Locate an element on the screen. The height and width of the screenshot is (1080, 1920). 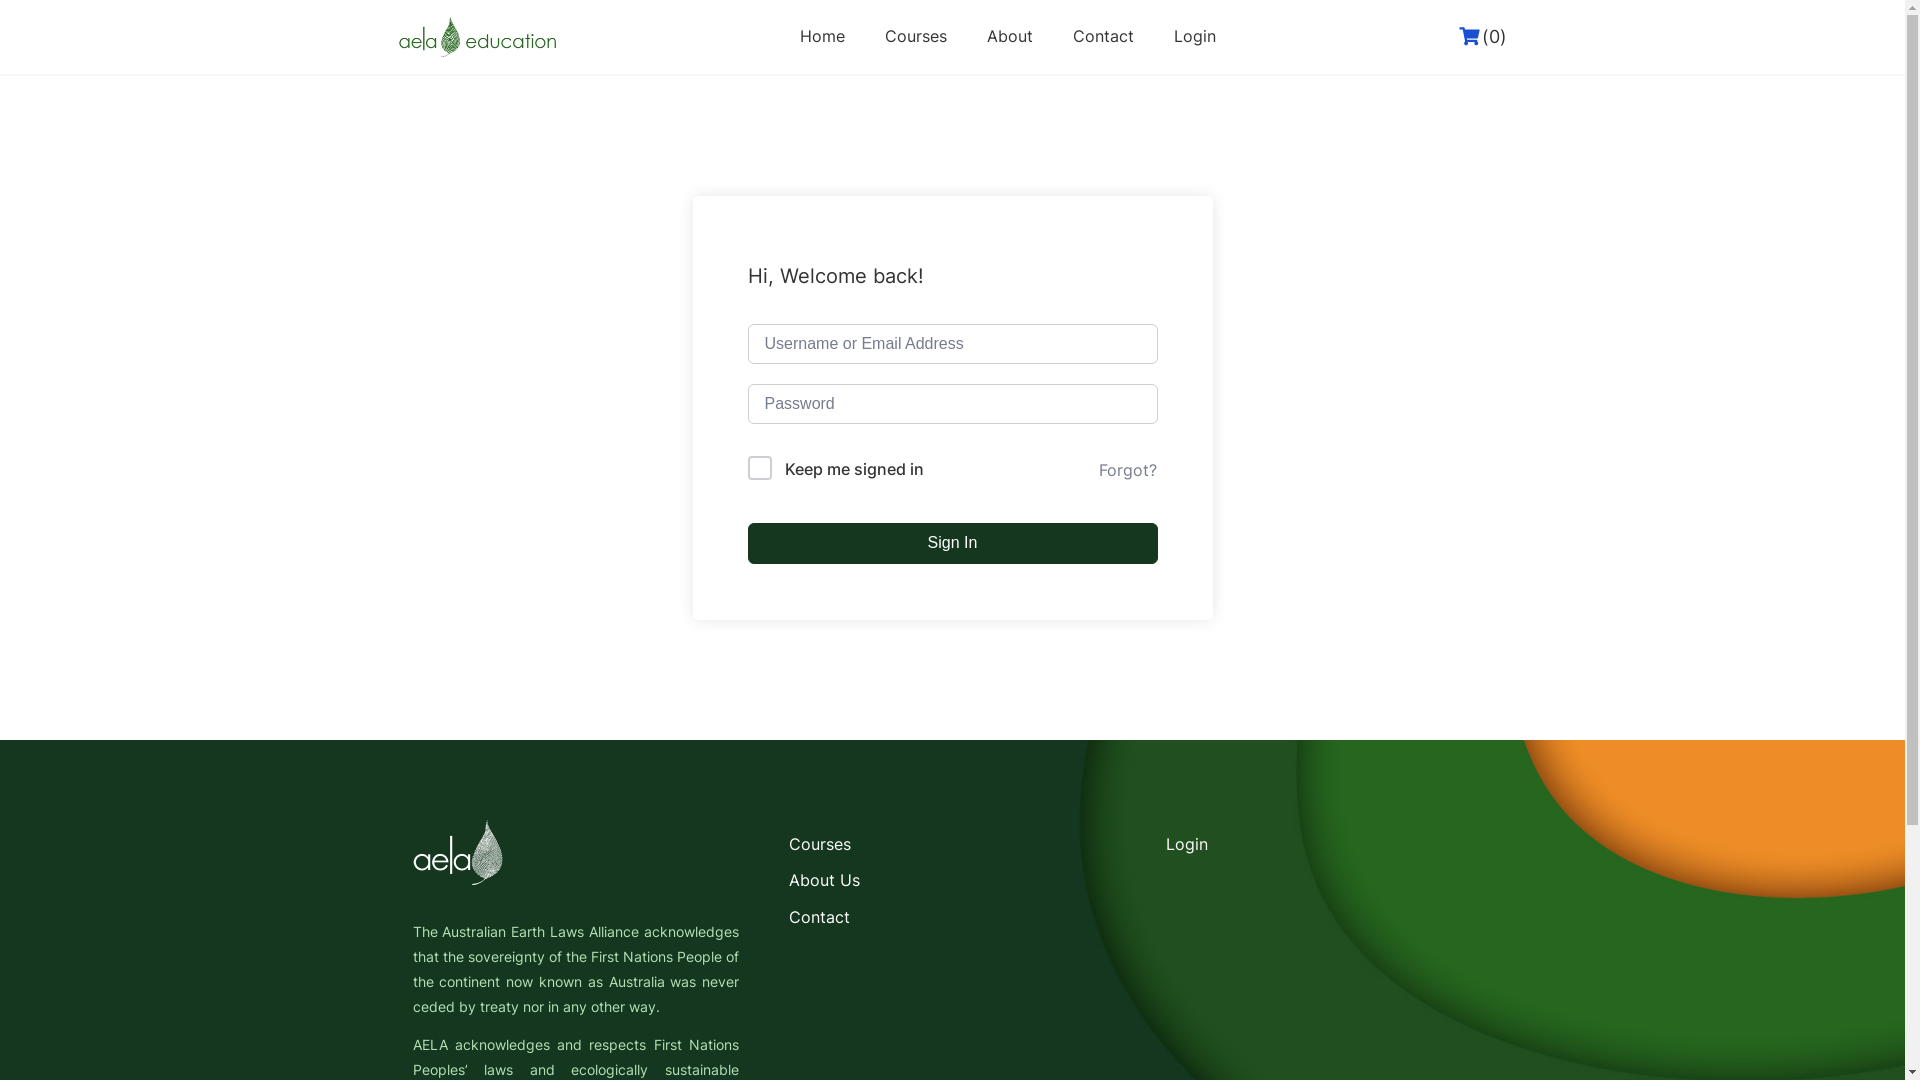
'About Us' is located at coordinates (824, 878).